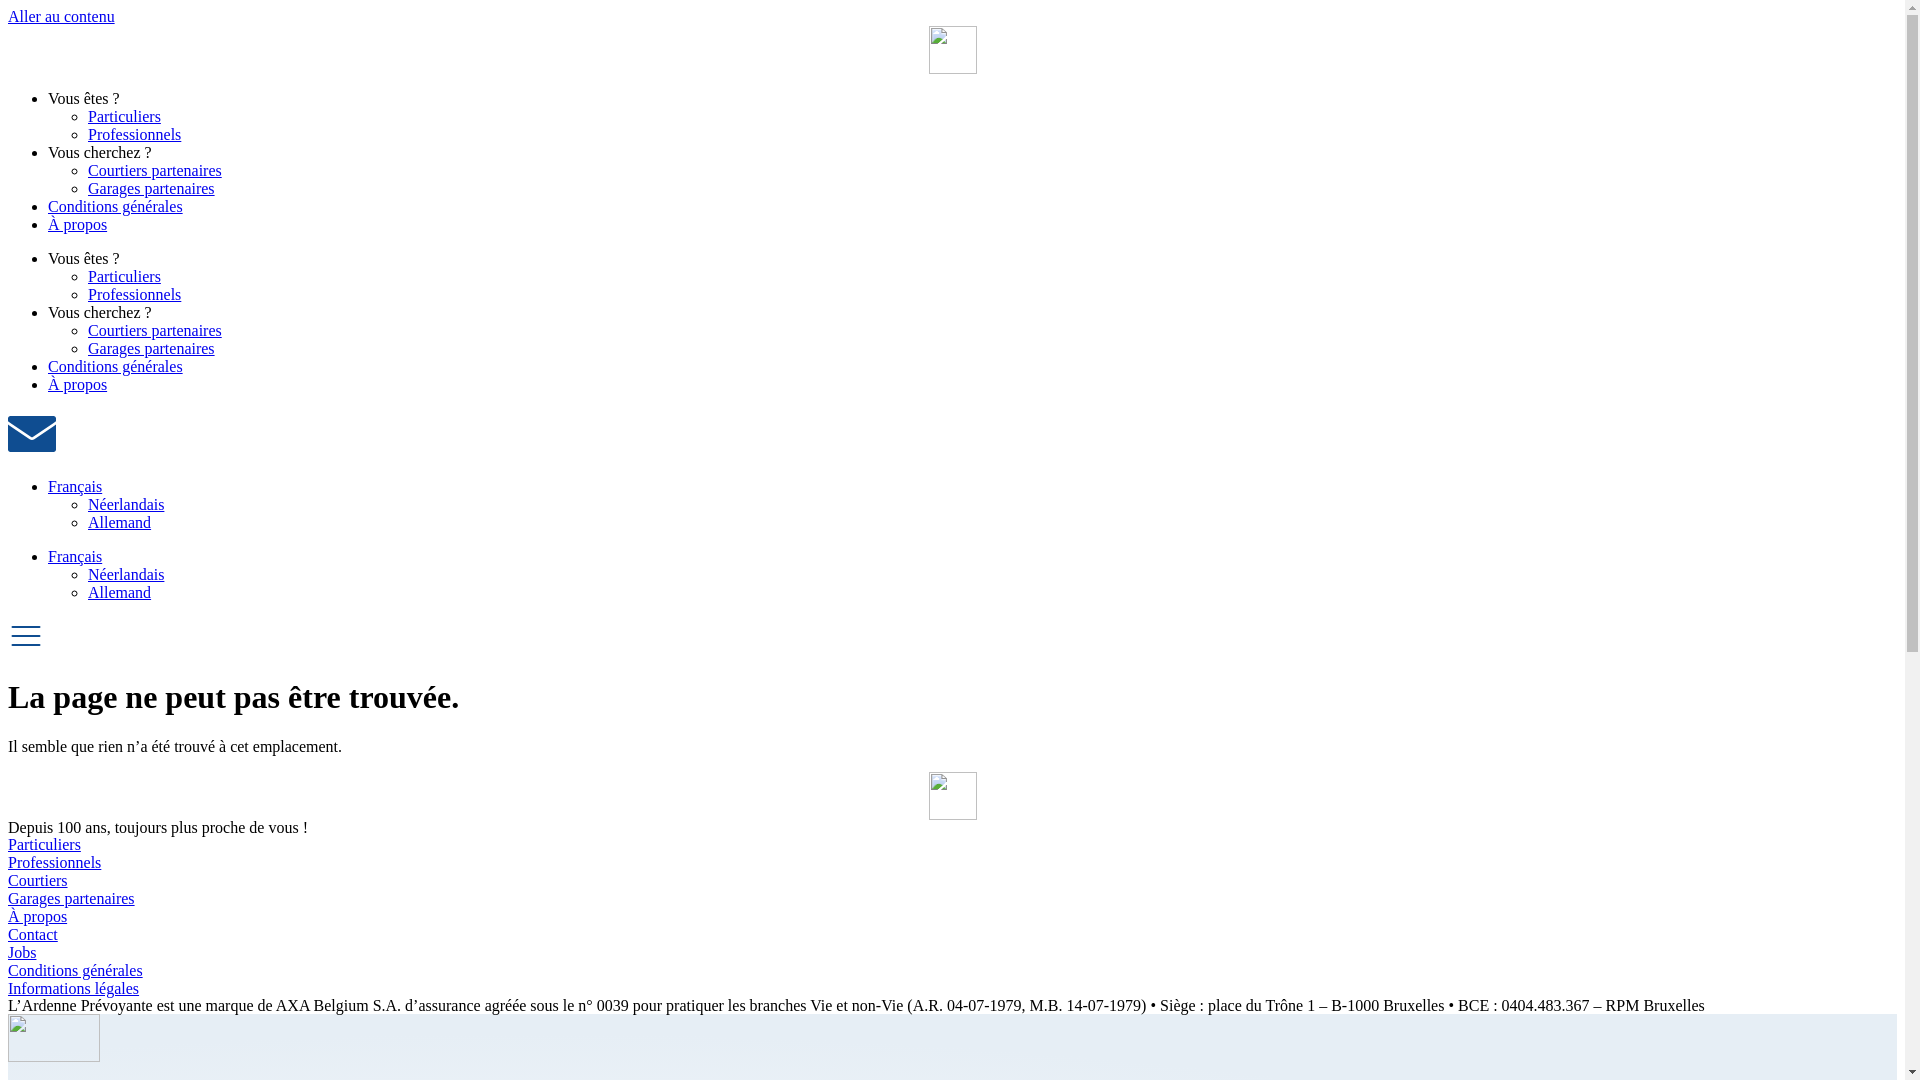 This screenshot has width=1920, height=1080. What do you see at coordinates (150, 188) in the screenshot?
I see `'Garages partenaires'` at bounding box center [150, 188].